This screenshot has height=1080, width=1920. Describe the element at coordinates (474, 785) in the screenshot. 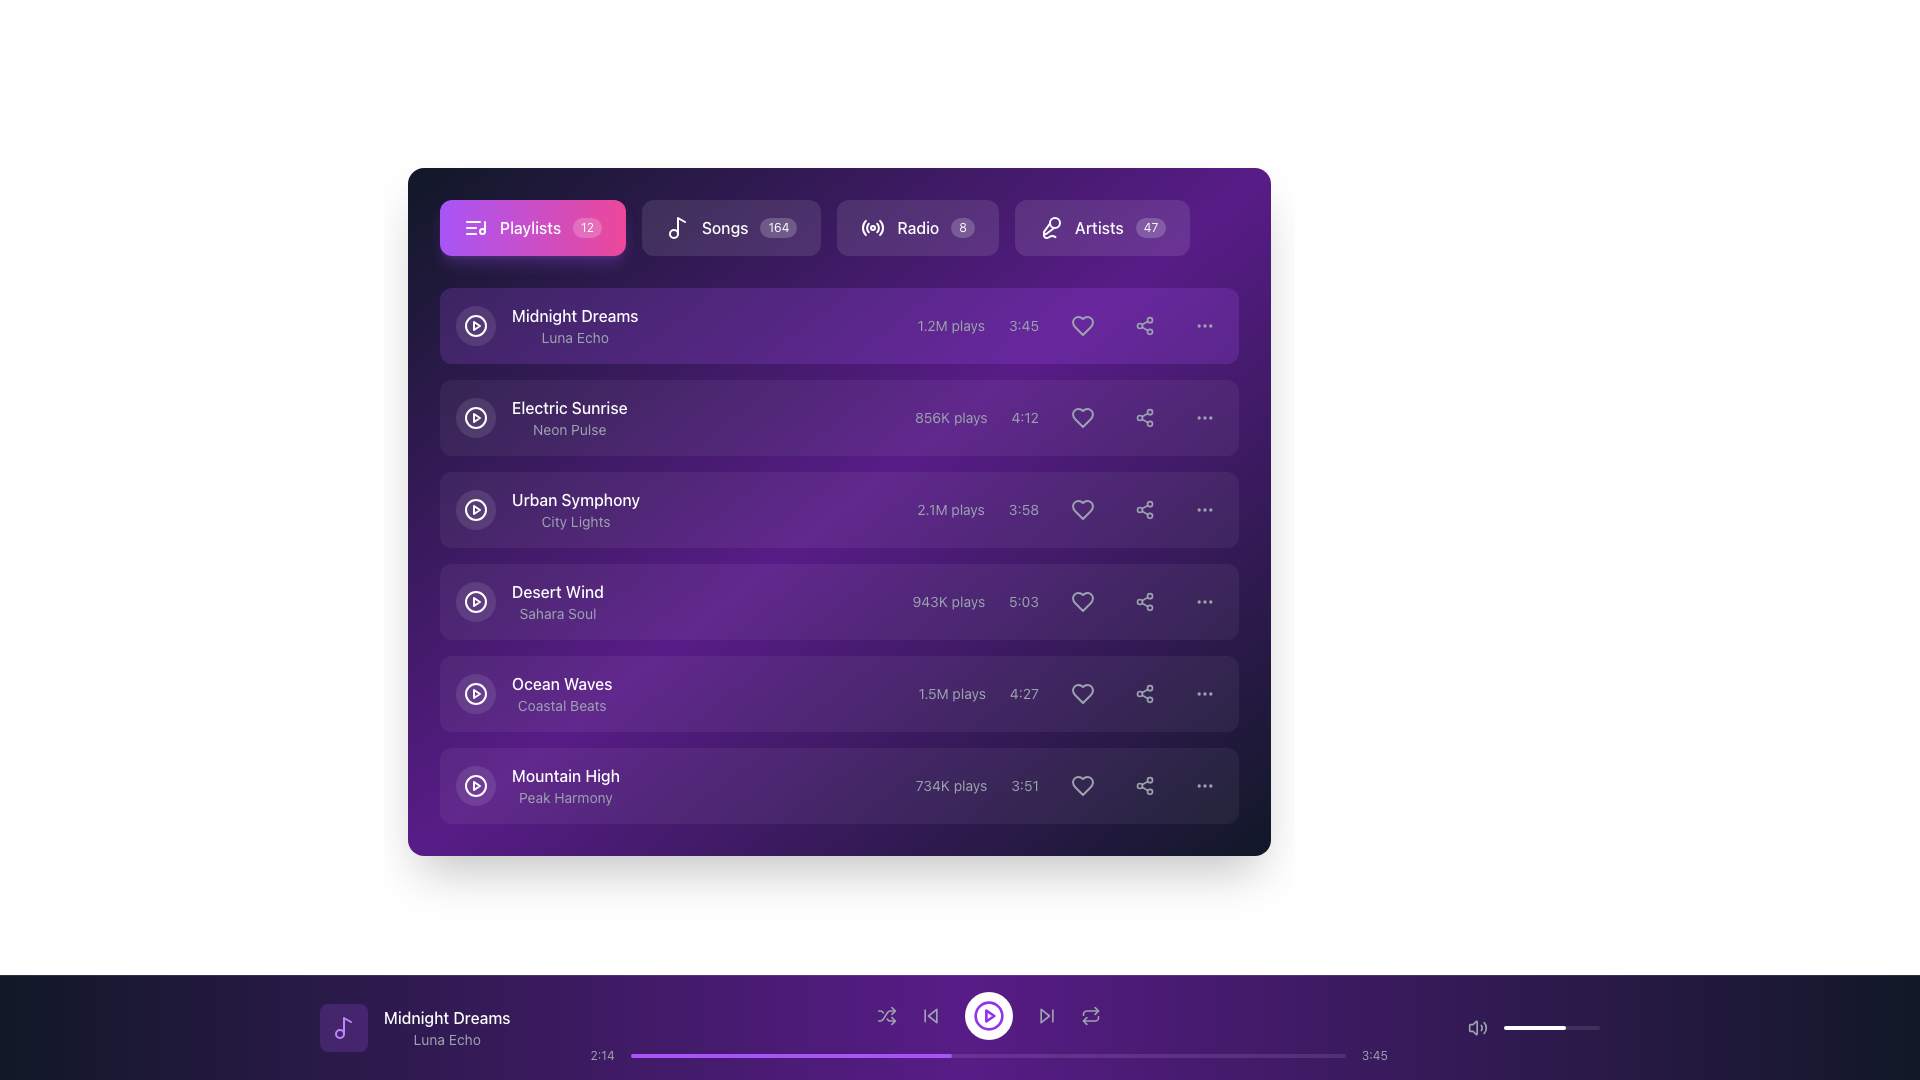

I see `the circular boundary element of the play button, which is outlined in white on a purple background, located on the left side of the 'Mountain High' song row in the playlist interface` at that location.